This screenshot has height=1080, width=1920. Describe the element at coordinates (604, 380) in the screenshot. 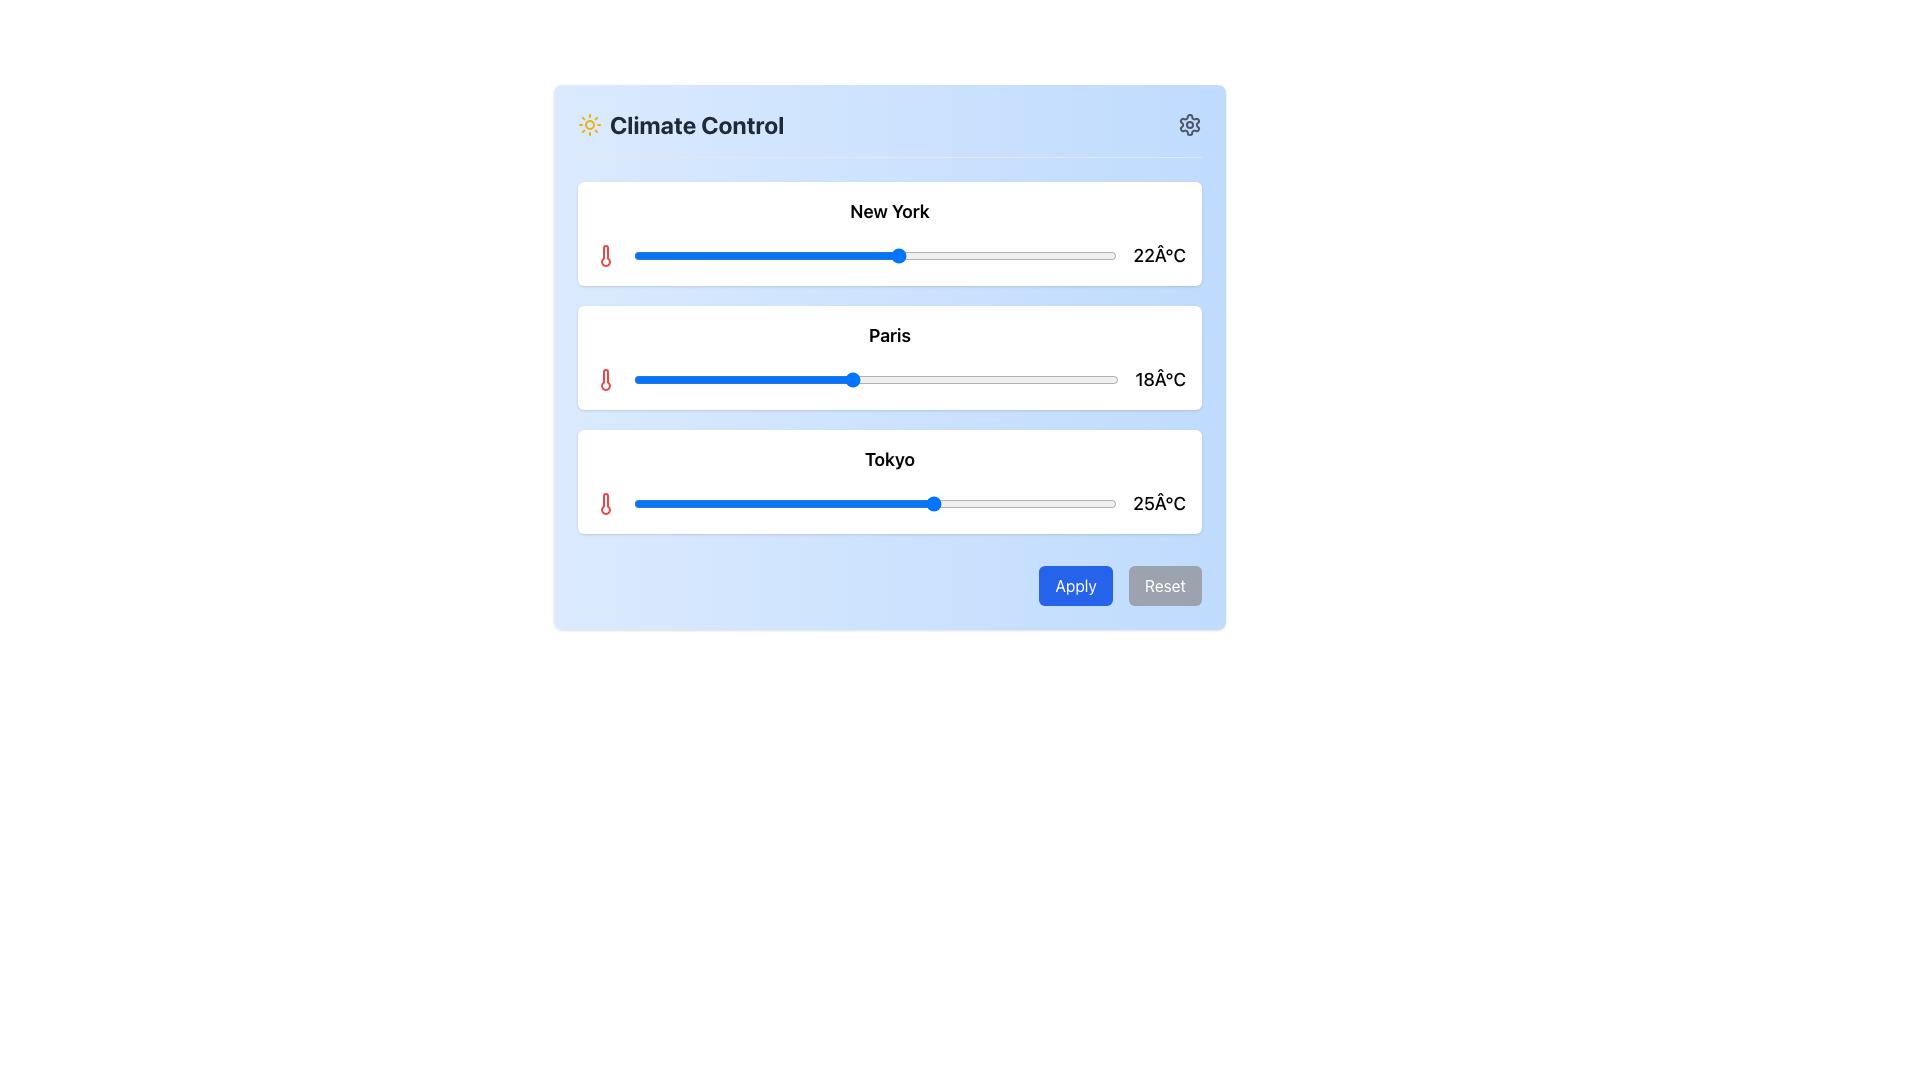

I see `the small red thermometer icon located to the left of the Paris temperature control section, preceding the blue slider control and temperature text` at that location.